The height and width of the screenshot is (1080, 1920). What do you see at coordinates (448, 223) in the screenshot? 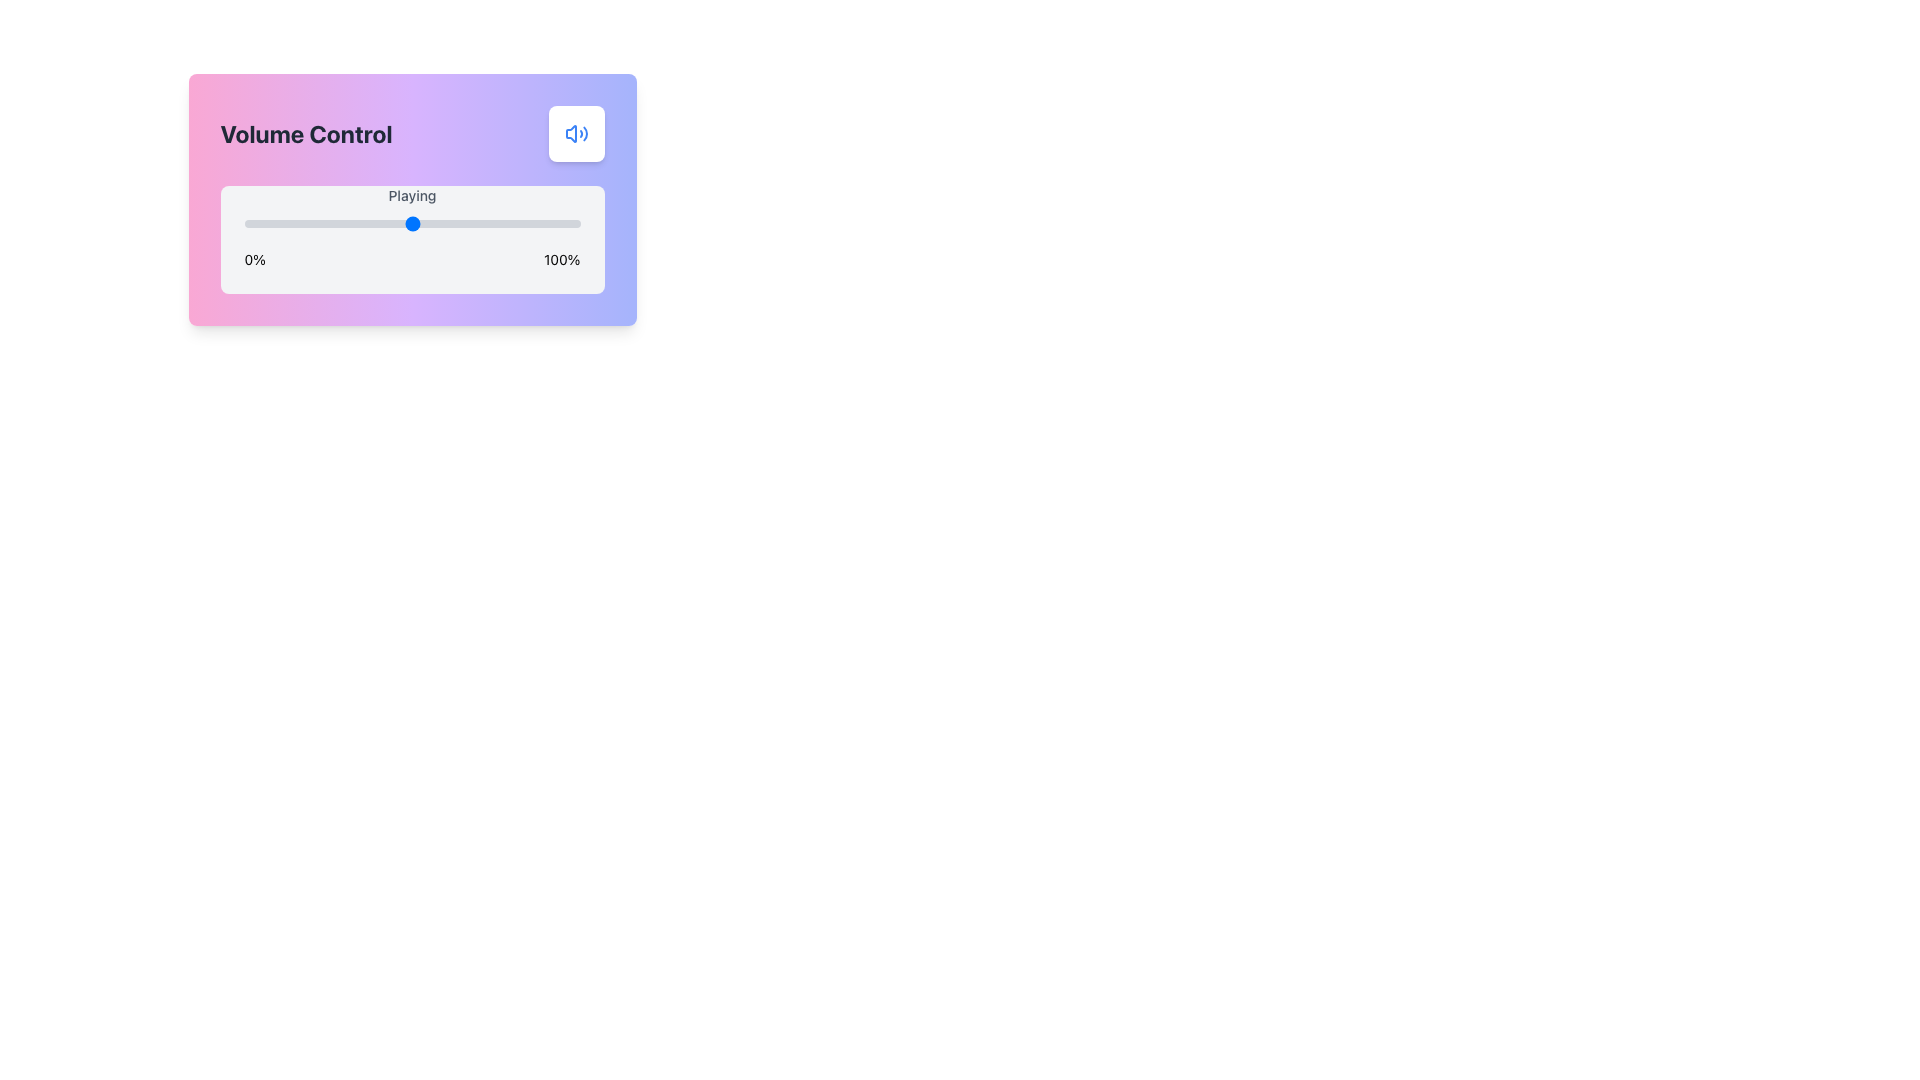
I see `the playback position` at bounding box center [448, 223].